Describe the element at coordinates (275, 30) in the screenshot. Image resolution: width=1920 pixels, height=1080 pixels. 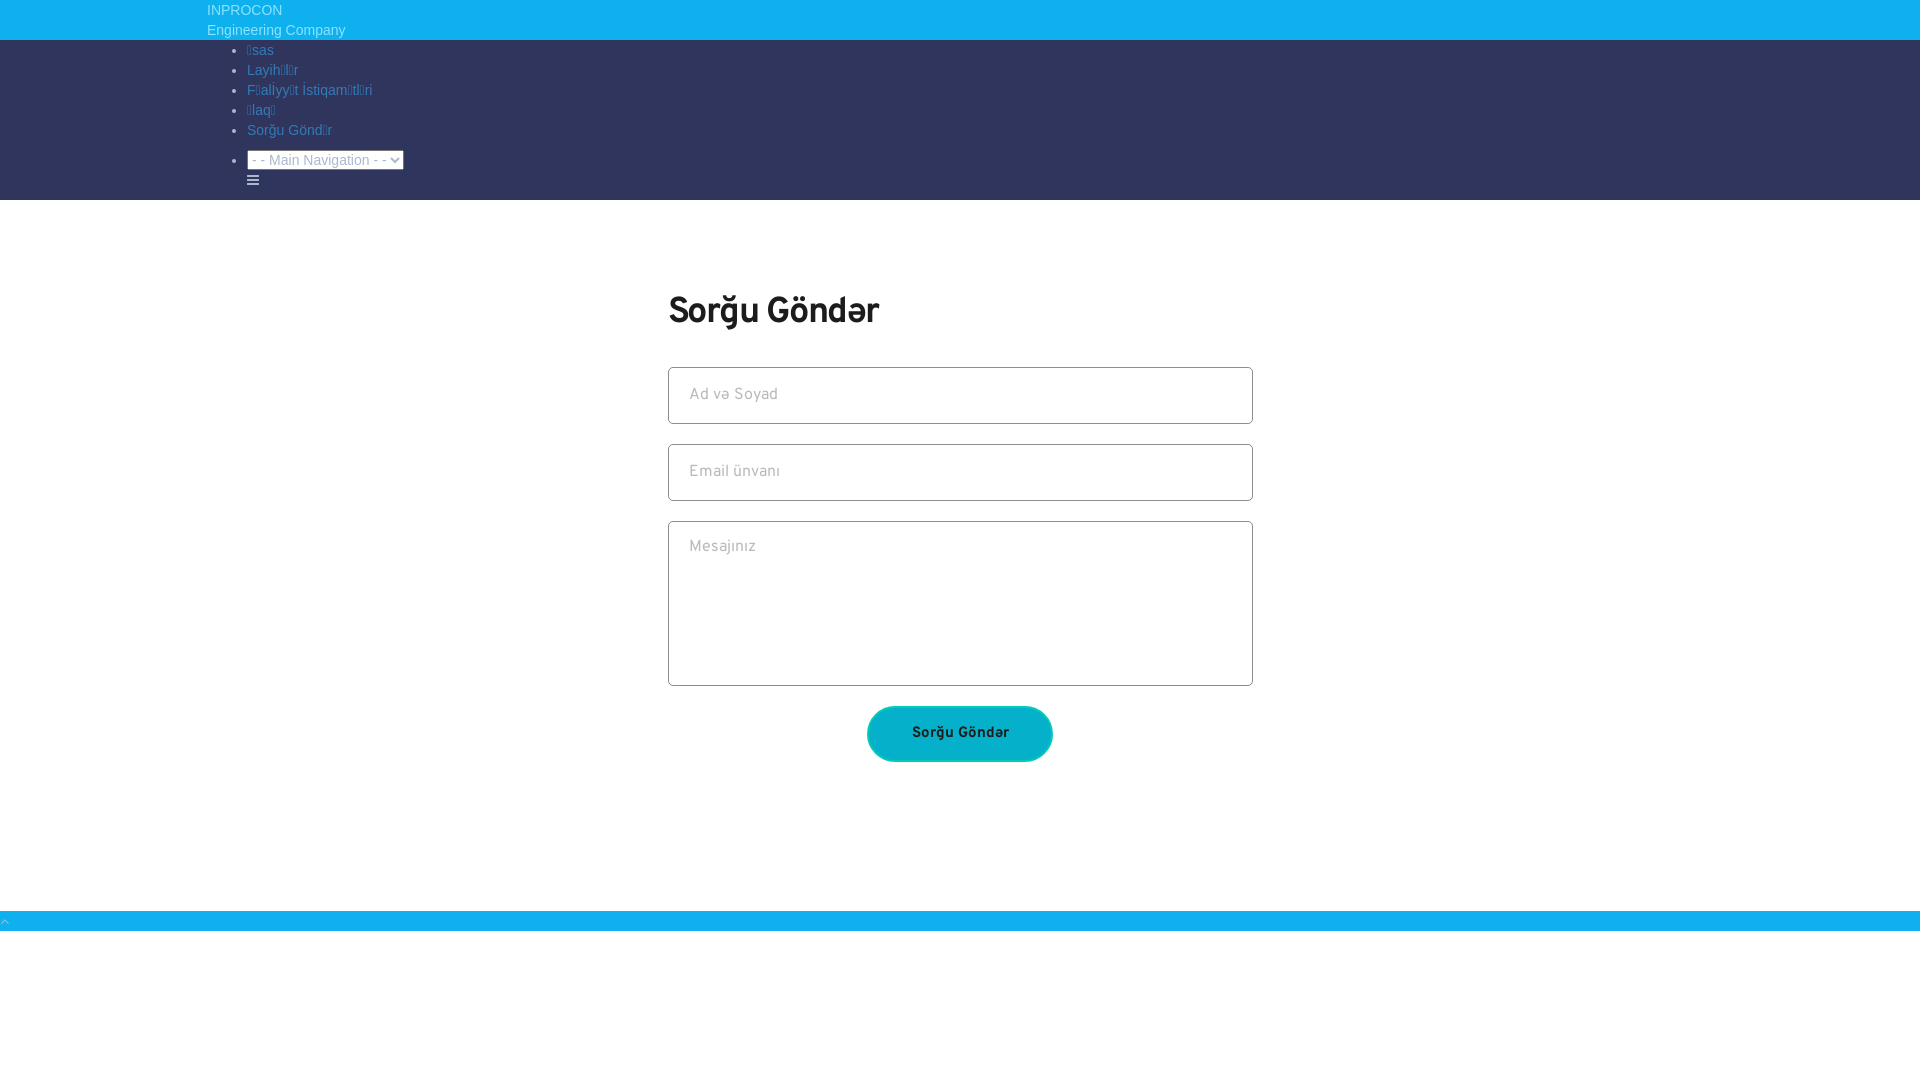
I see `'Engineering Company'` at that location.